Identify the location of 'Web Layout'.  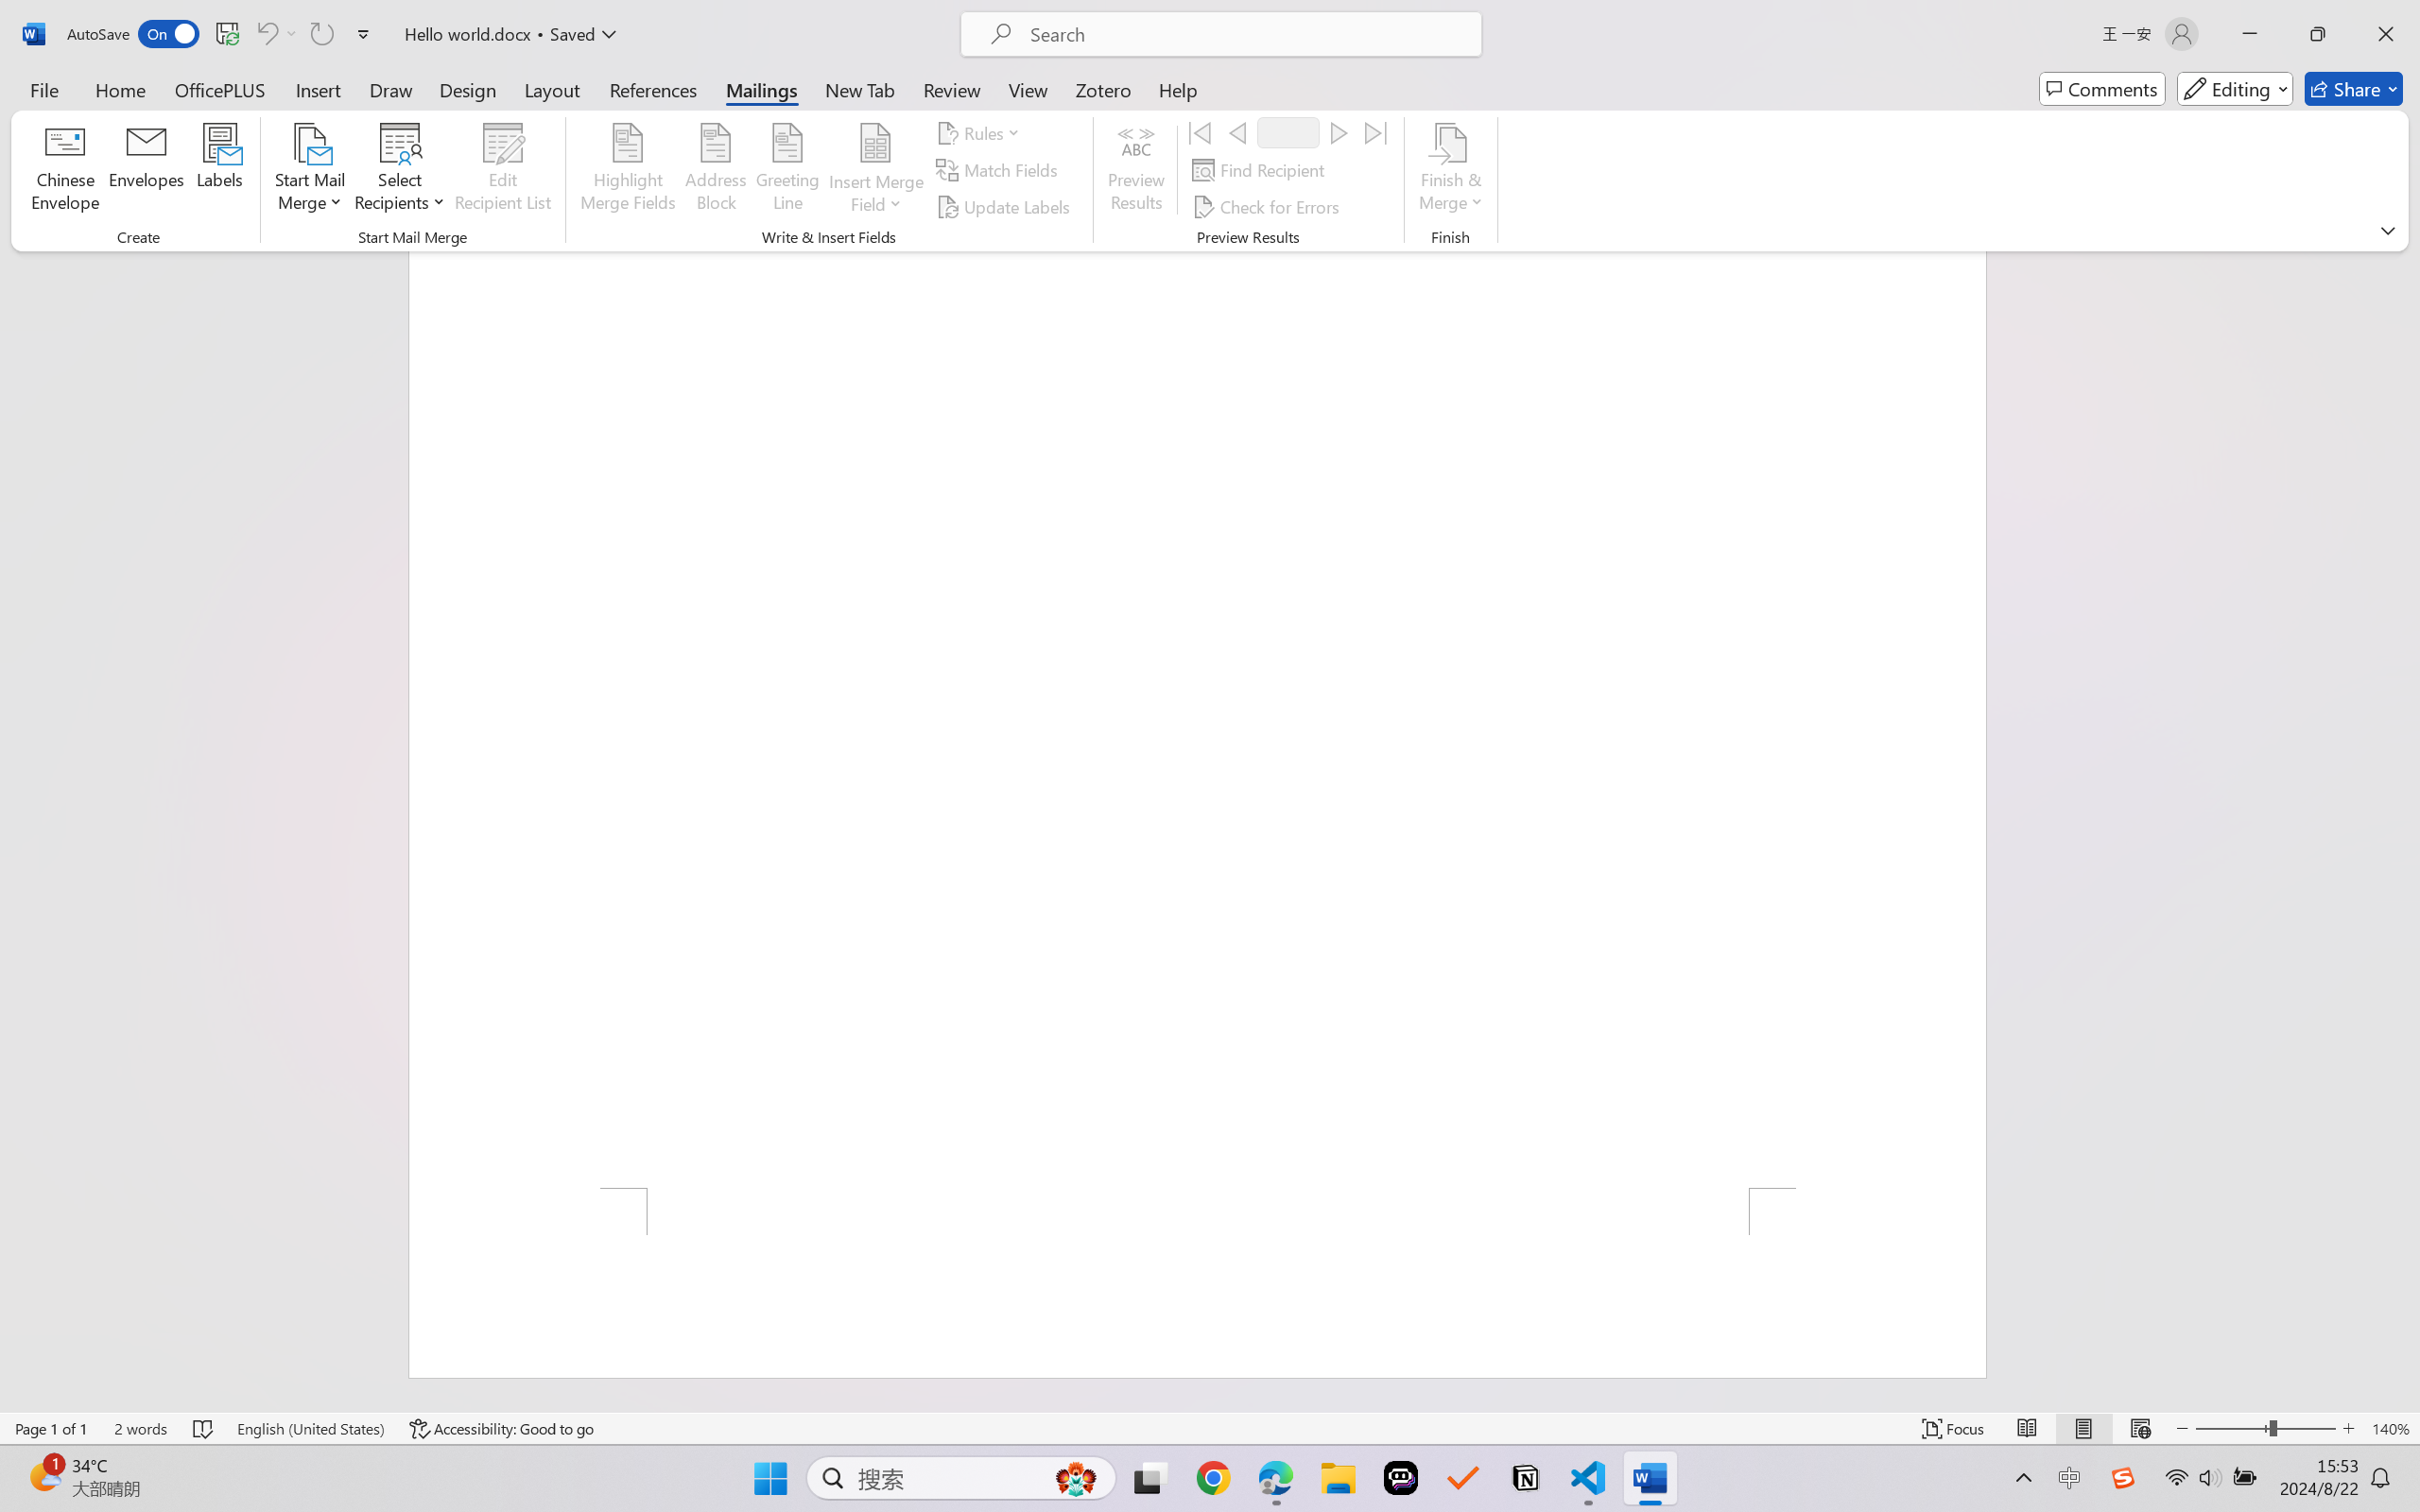
(2139, 1428).